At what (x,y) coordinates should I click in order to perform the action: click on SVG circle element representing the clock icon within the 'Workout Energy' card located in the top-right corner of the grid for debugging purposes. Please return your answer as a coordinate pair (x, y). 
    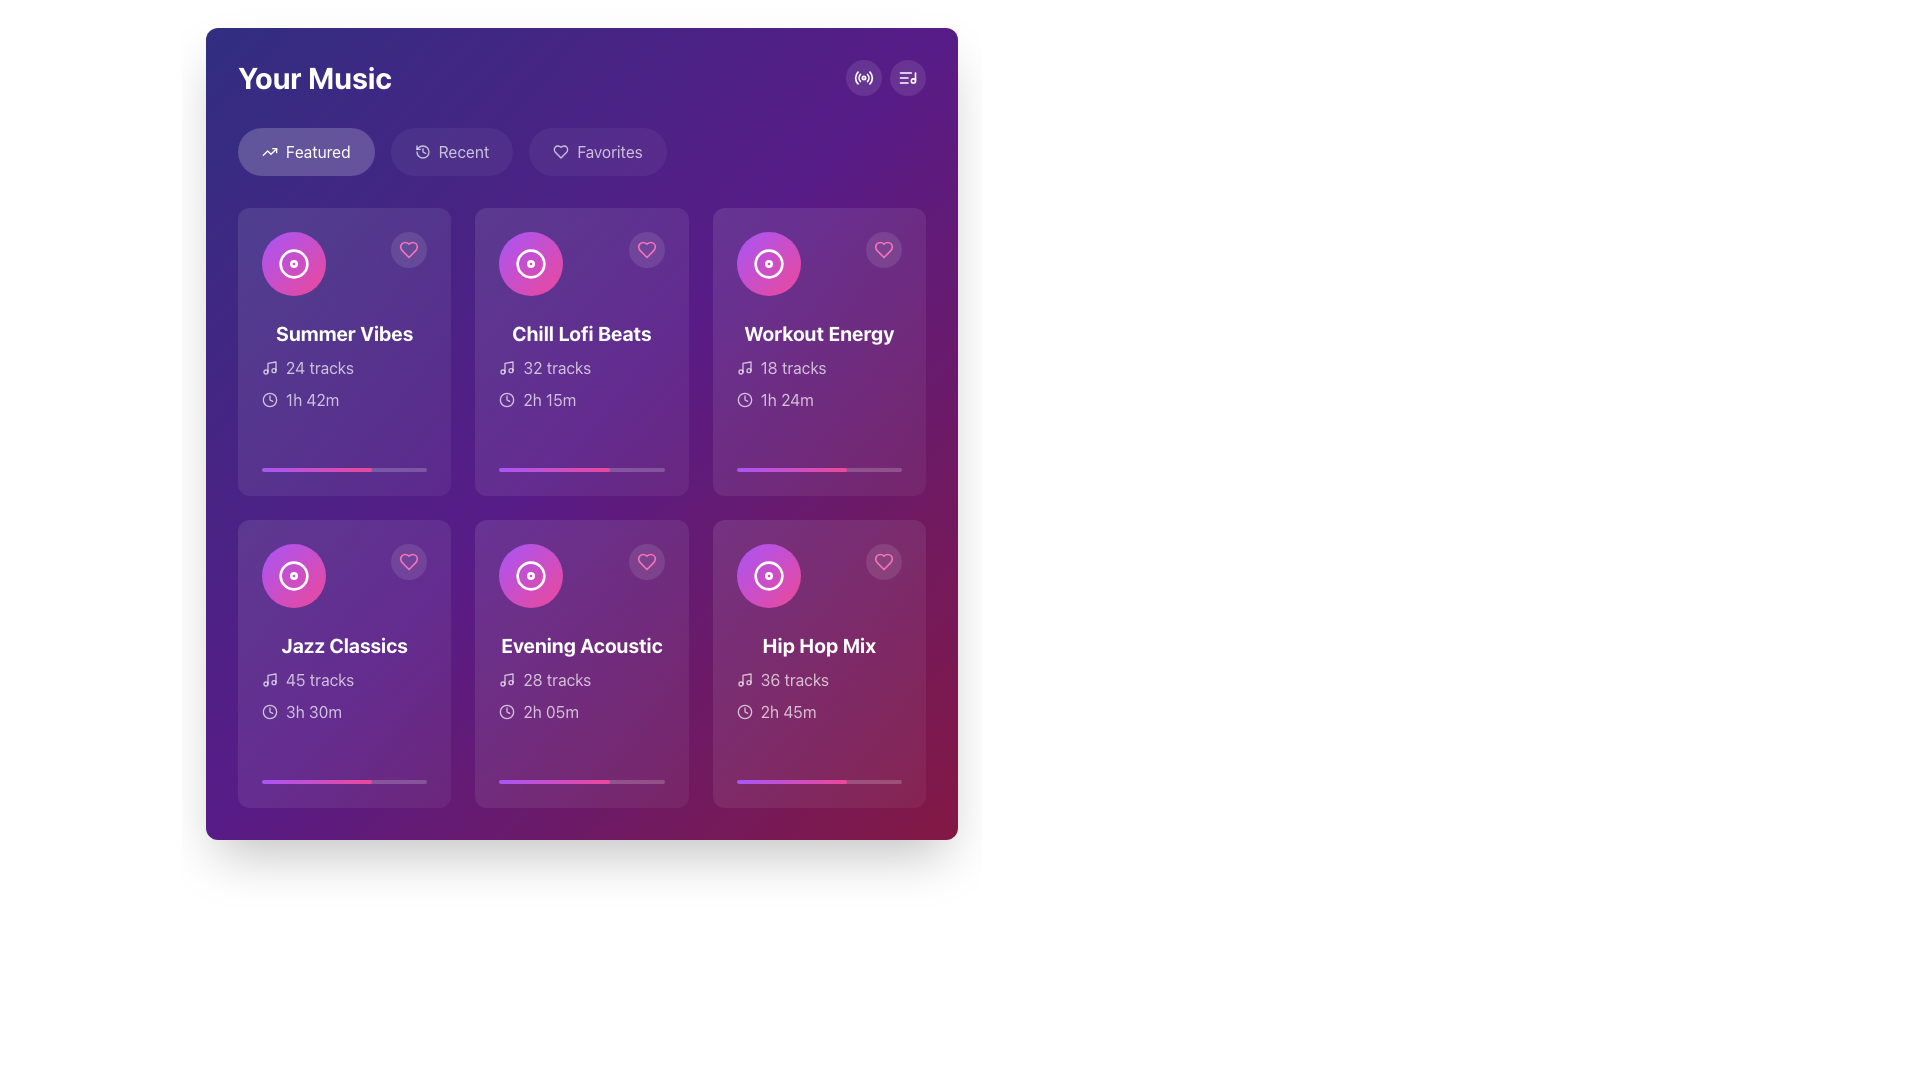
    Looking at the image, I should click on (743, 400).